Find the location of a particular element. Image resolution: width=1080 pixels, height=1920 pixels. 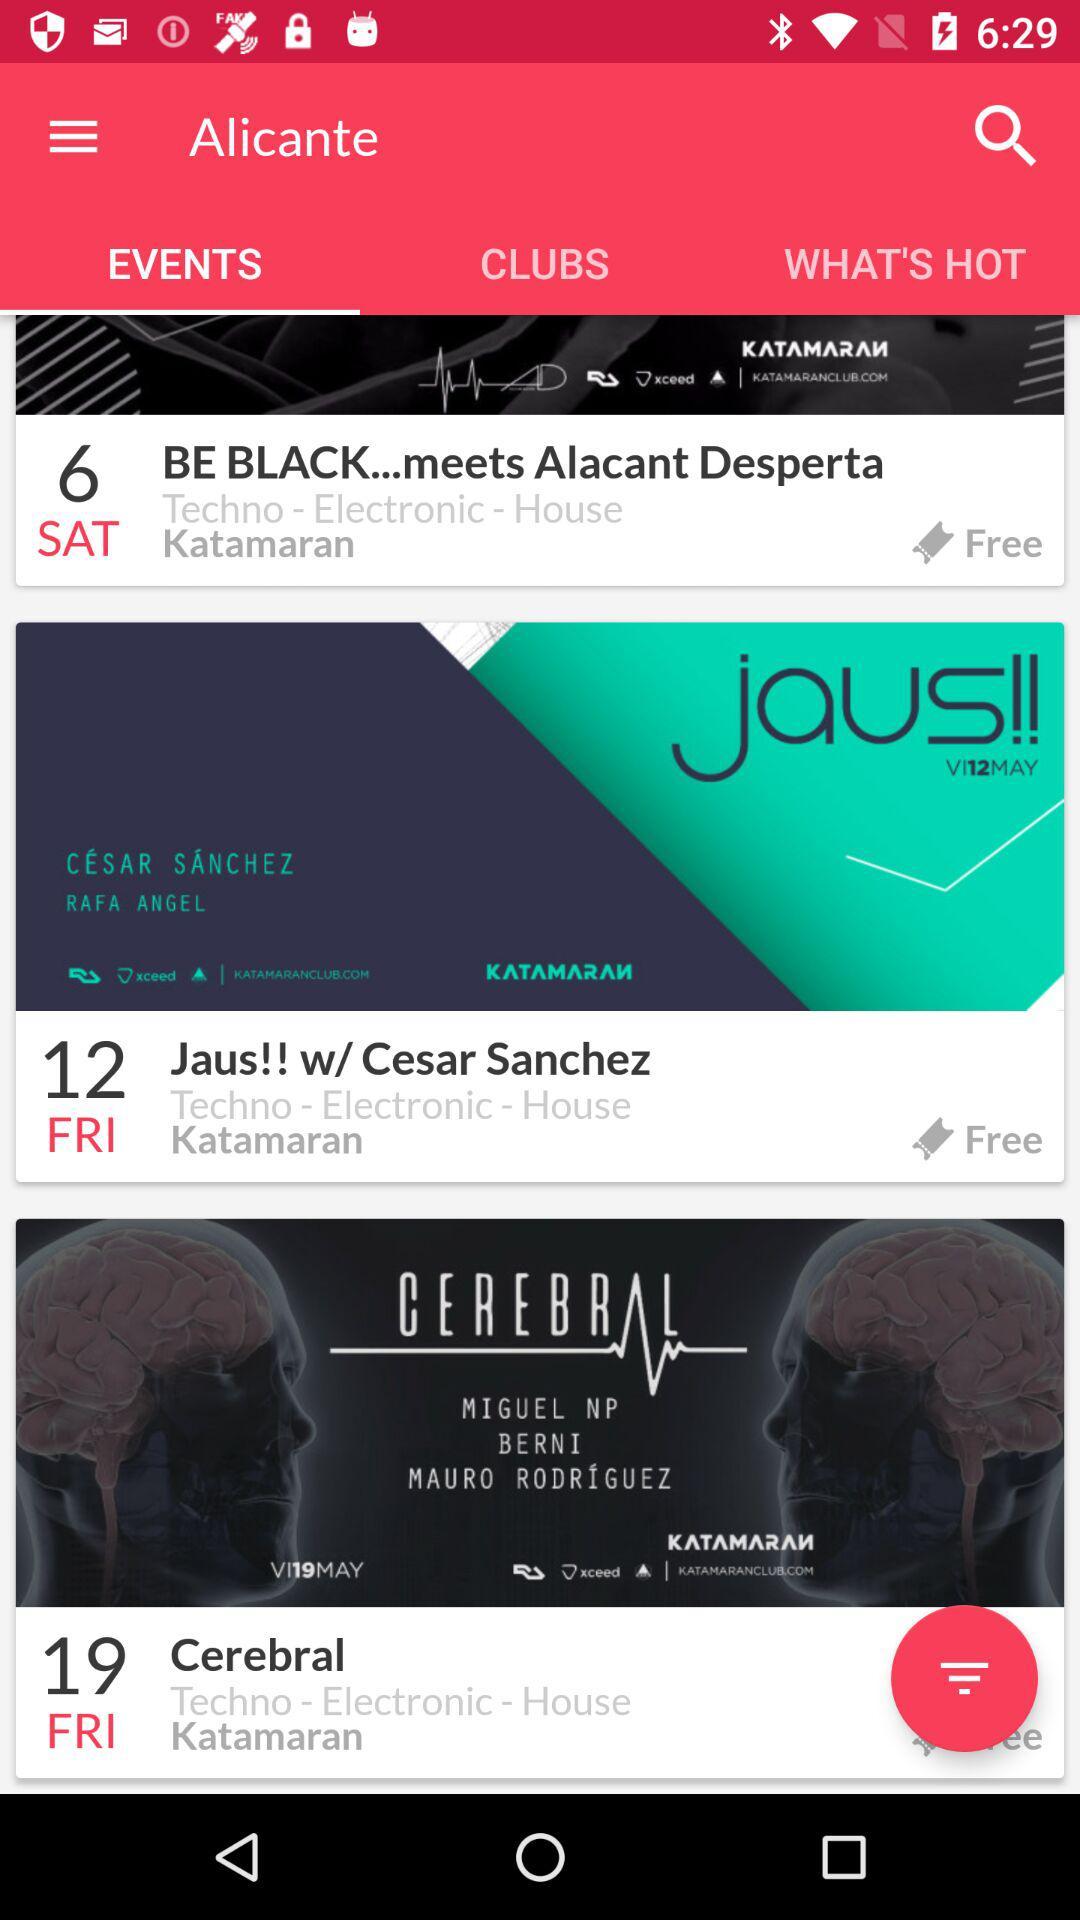

item next to the 19 icon is located at coordinates (605, 1643).